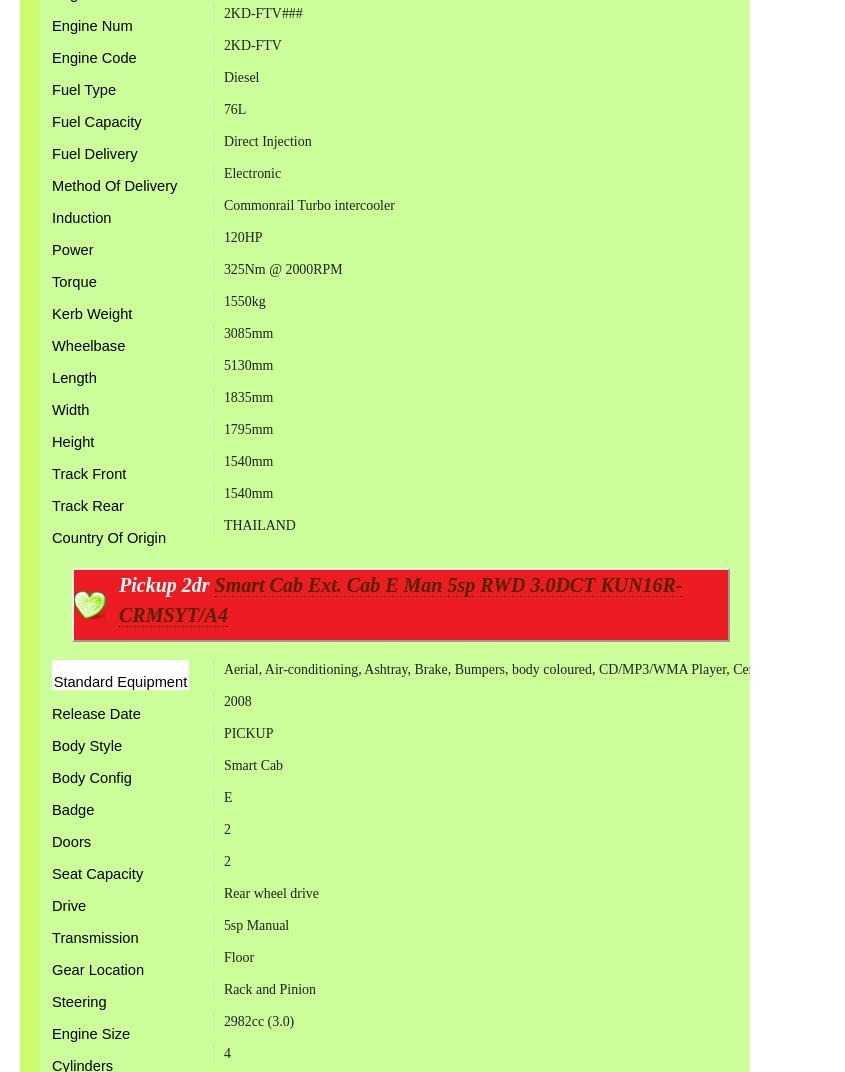 This screenshot has height=1072, width=845. Describe the element at coordinates (247, 331) in the screenshot. I see `'3085mm'` at that location.